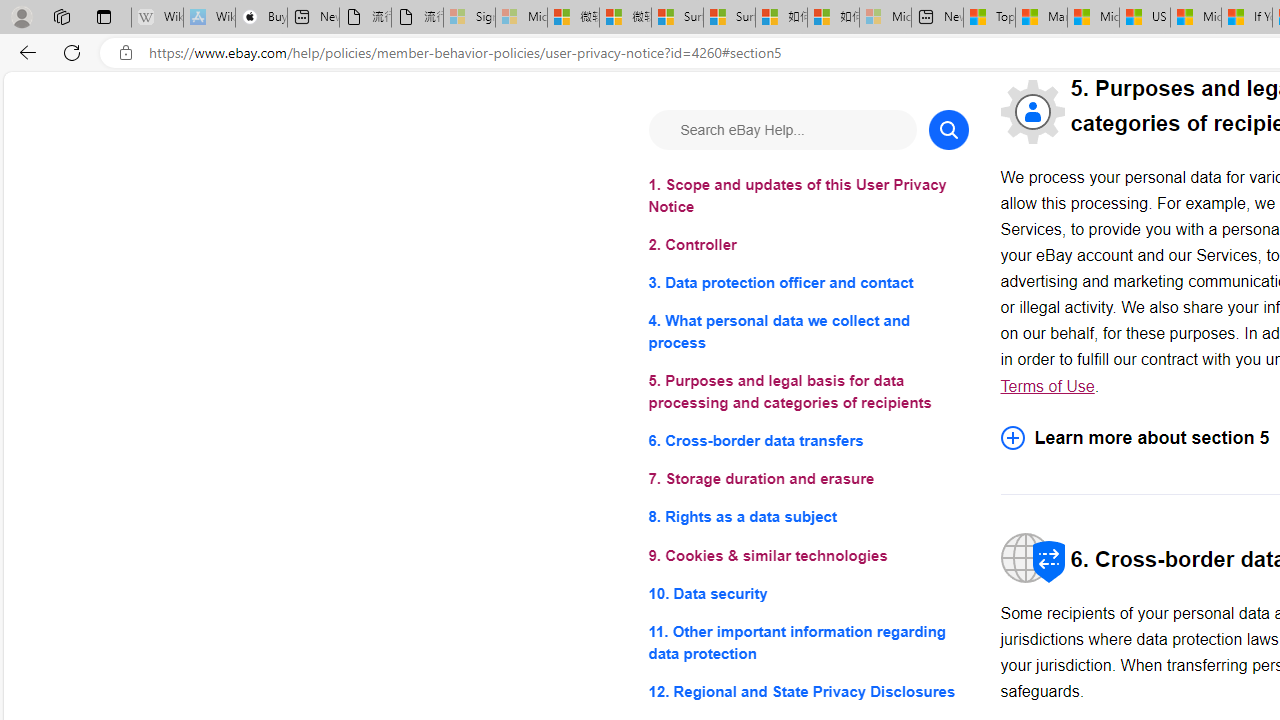 This screenshot has width=1280, height=720. I want to click on '2. Controller', so click(808, 244).